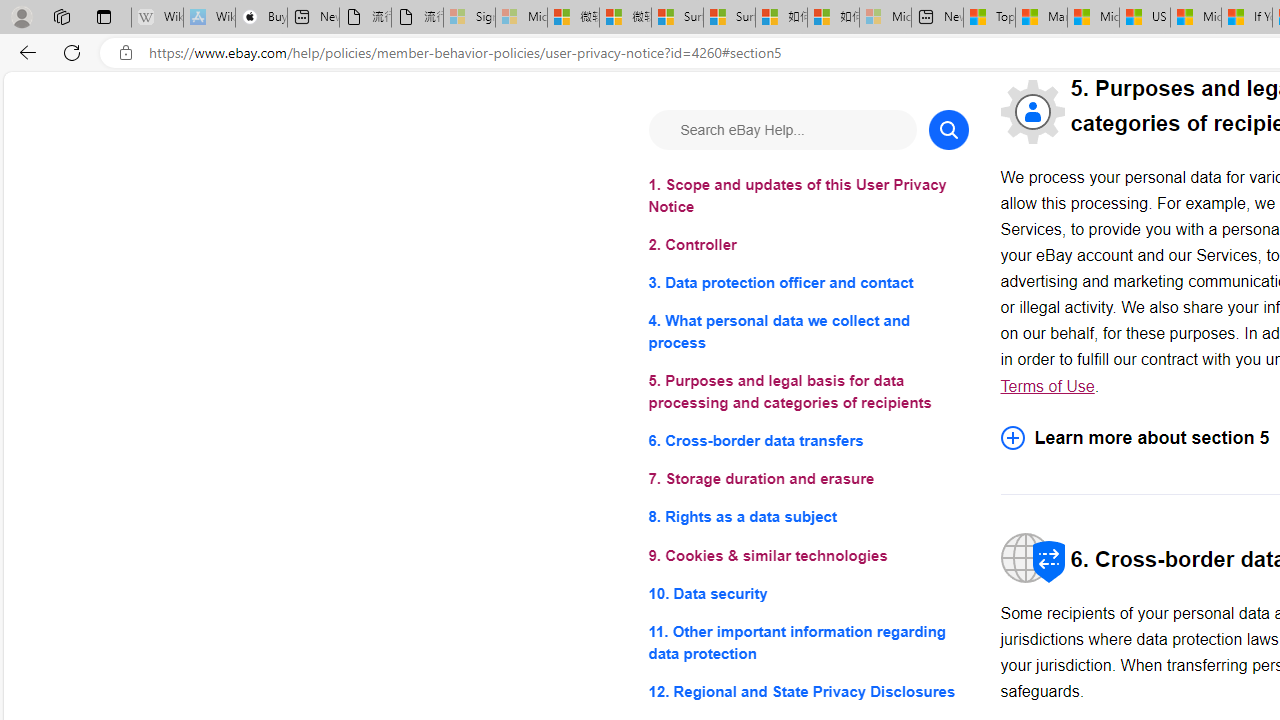 This screenshot has width=1280, height=720. I want to click on '2. Controller', so click(808, 244).